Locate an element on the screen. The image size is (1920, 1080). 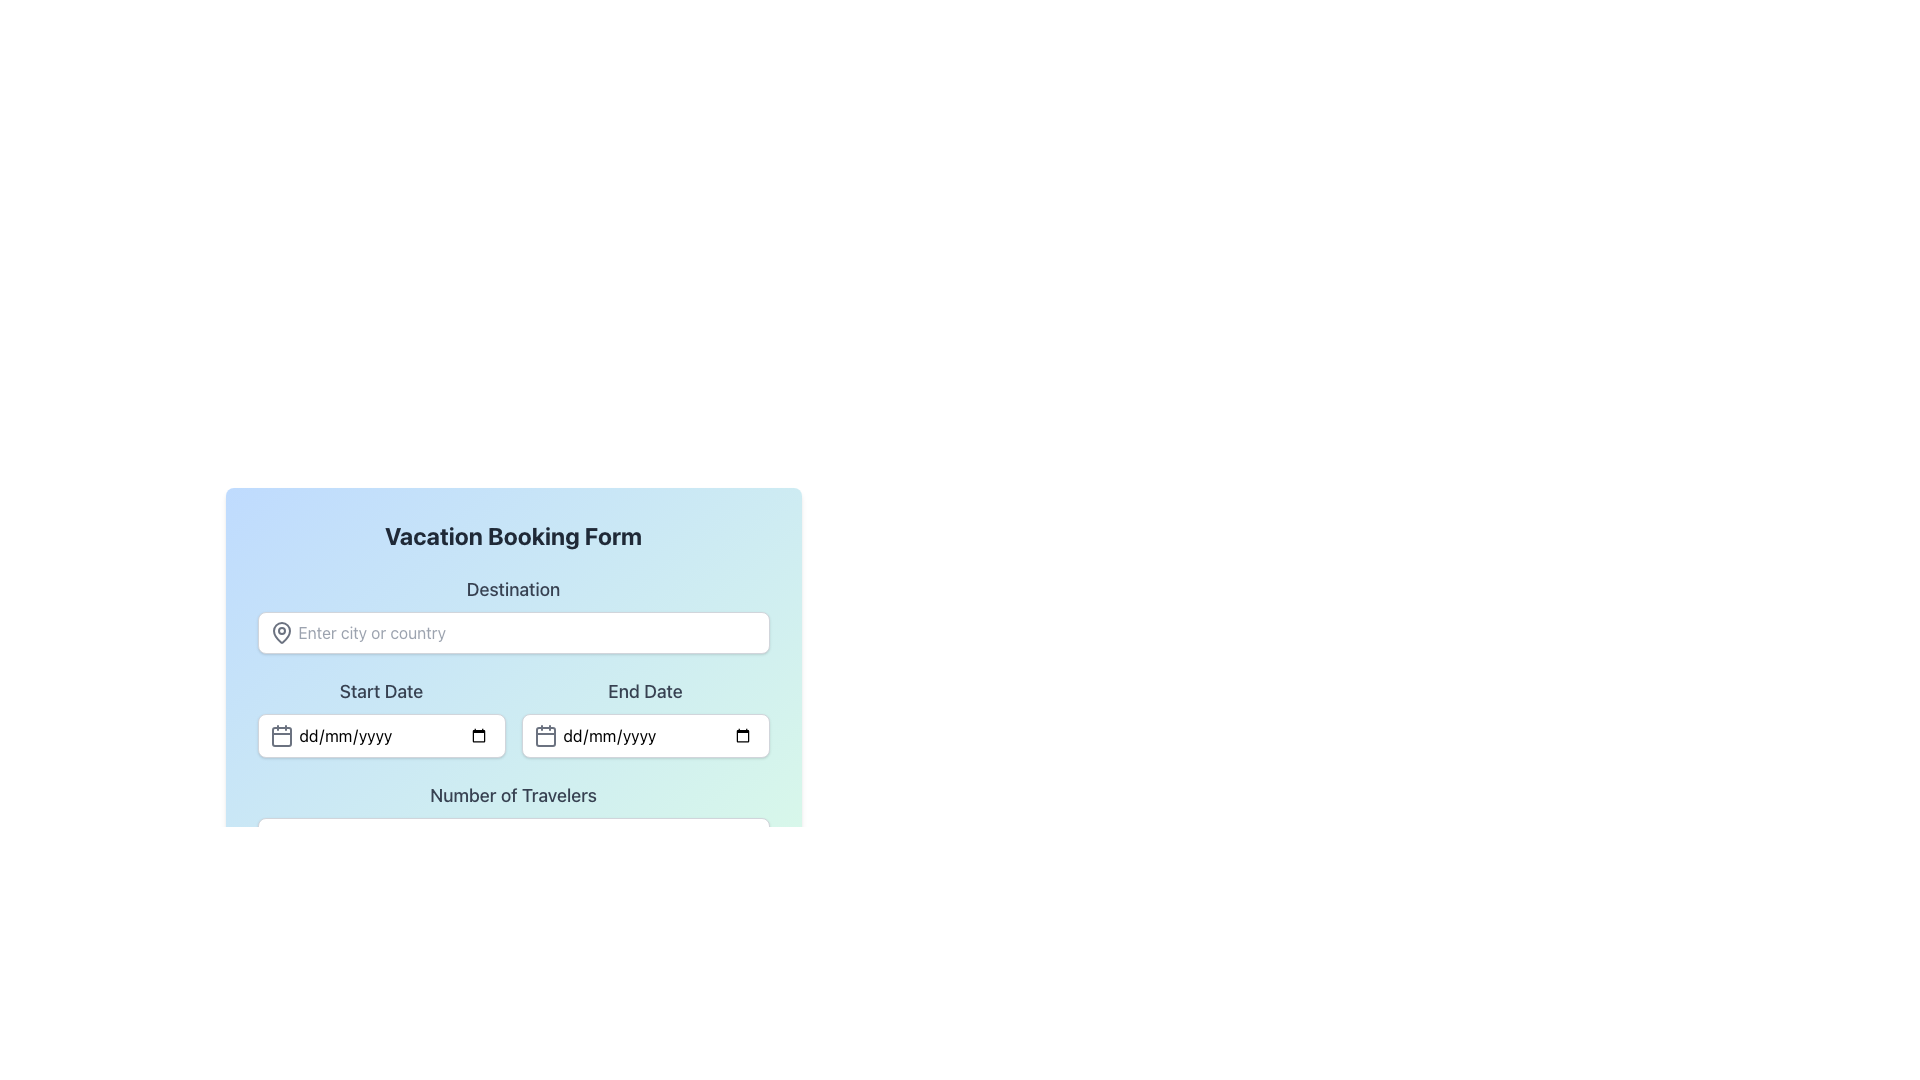
the calendar icon located inside the 'End Date' input field, which is positioned to the left of the placeholder text 'dd/mm/yyyy' is located at coordinates (545, 736).